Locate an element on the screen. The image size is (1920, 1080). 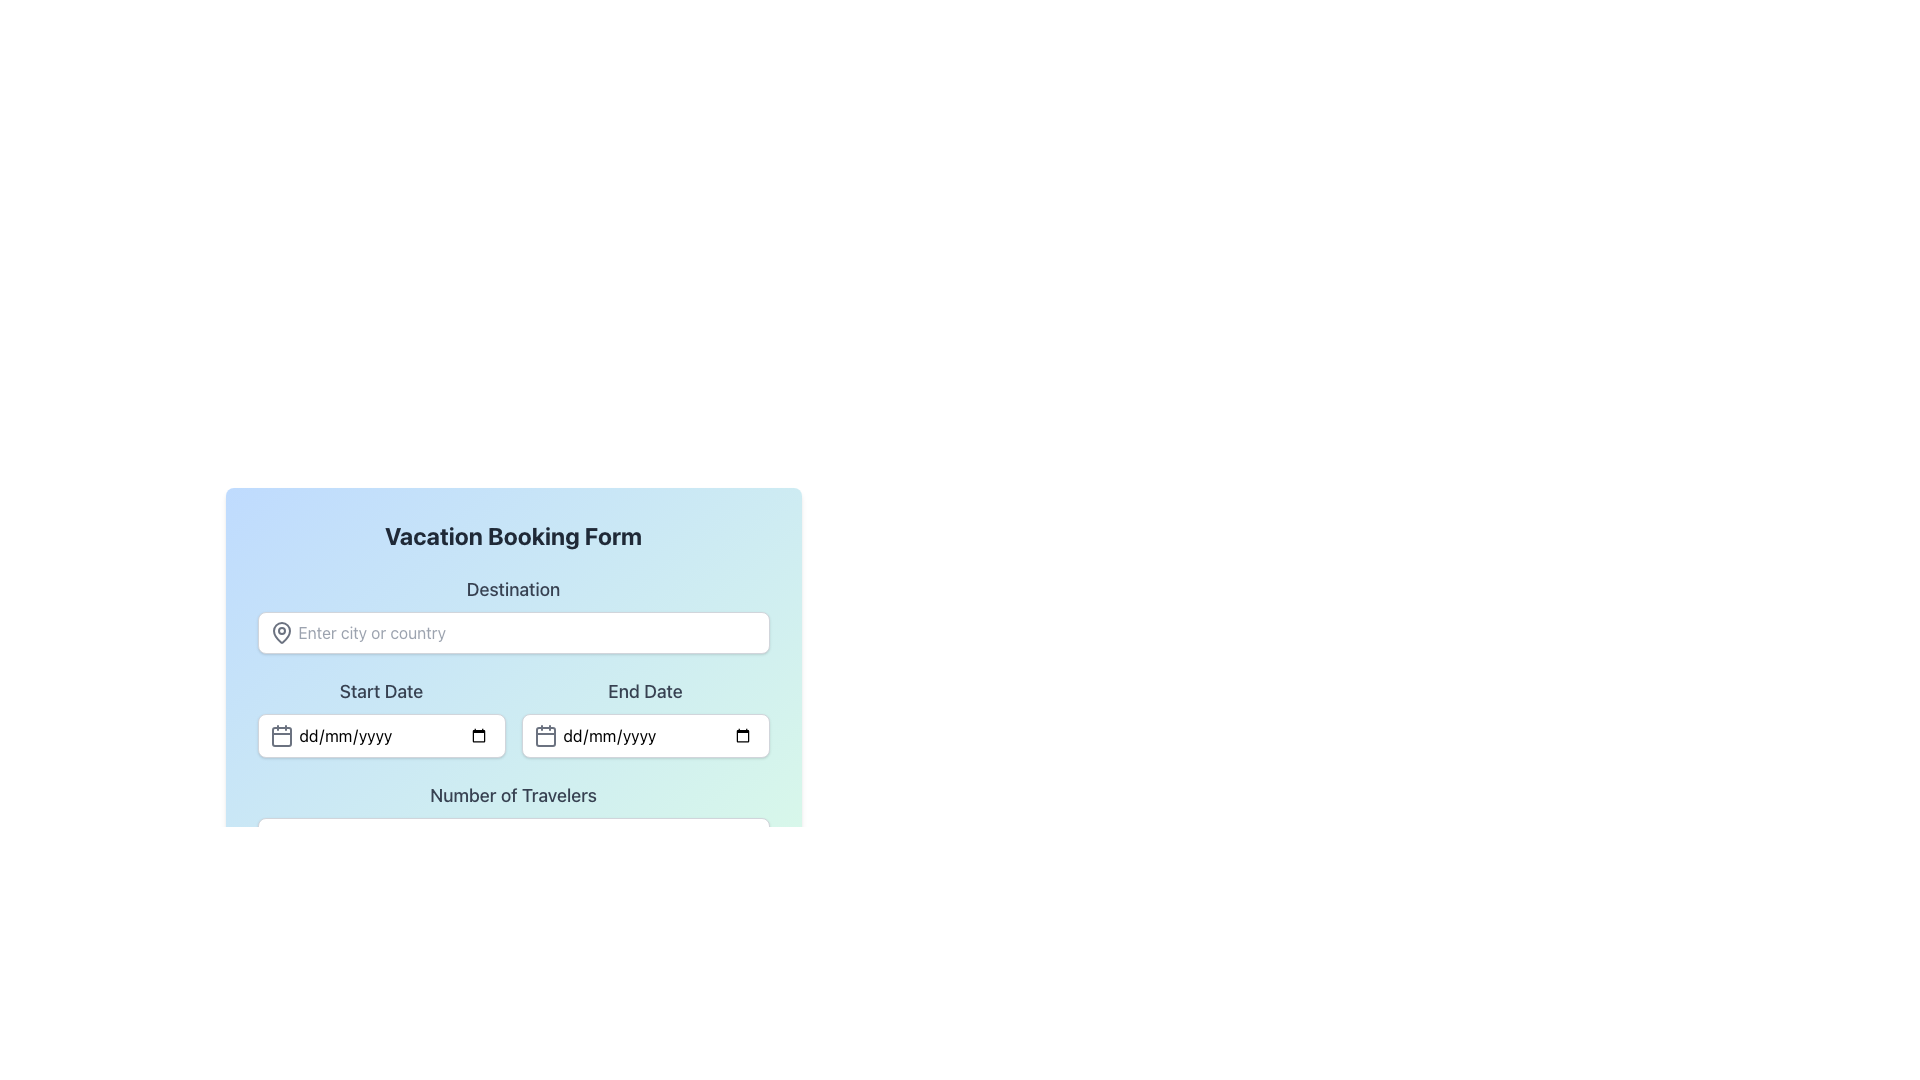
the calendar icon located inside the 'End Date' input field, which is positioned to the left of the placeholder text 'dd/mm/yyyy' is located at coordinates (545, 736).